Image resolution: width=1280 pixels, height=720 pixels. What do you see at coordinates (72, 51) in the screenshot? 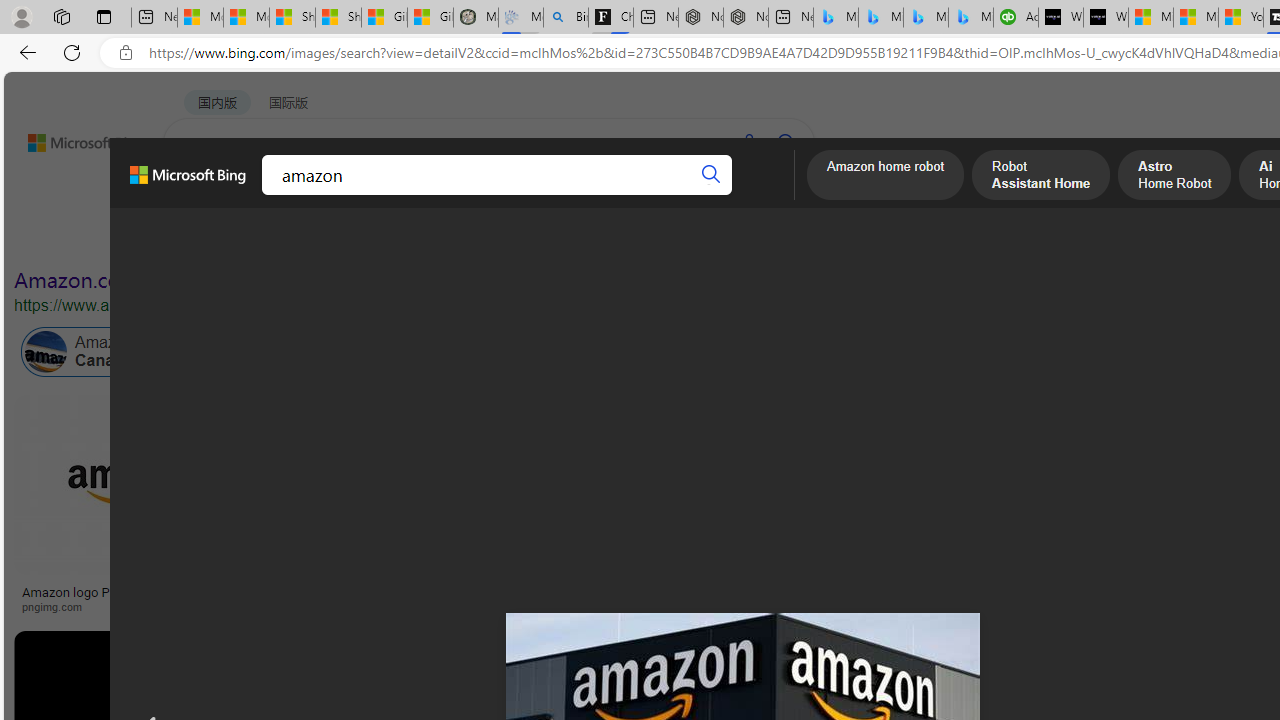
I see `'Refresh'` at bounding box center [72, 51].